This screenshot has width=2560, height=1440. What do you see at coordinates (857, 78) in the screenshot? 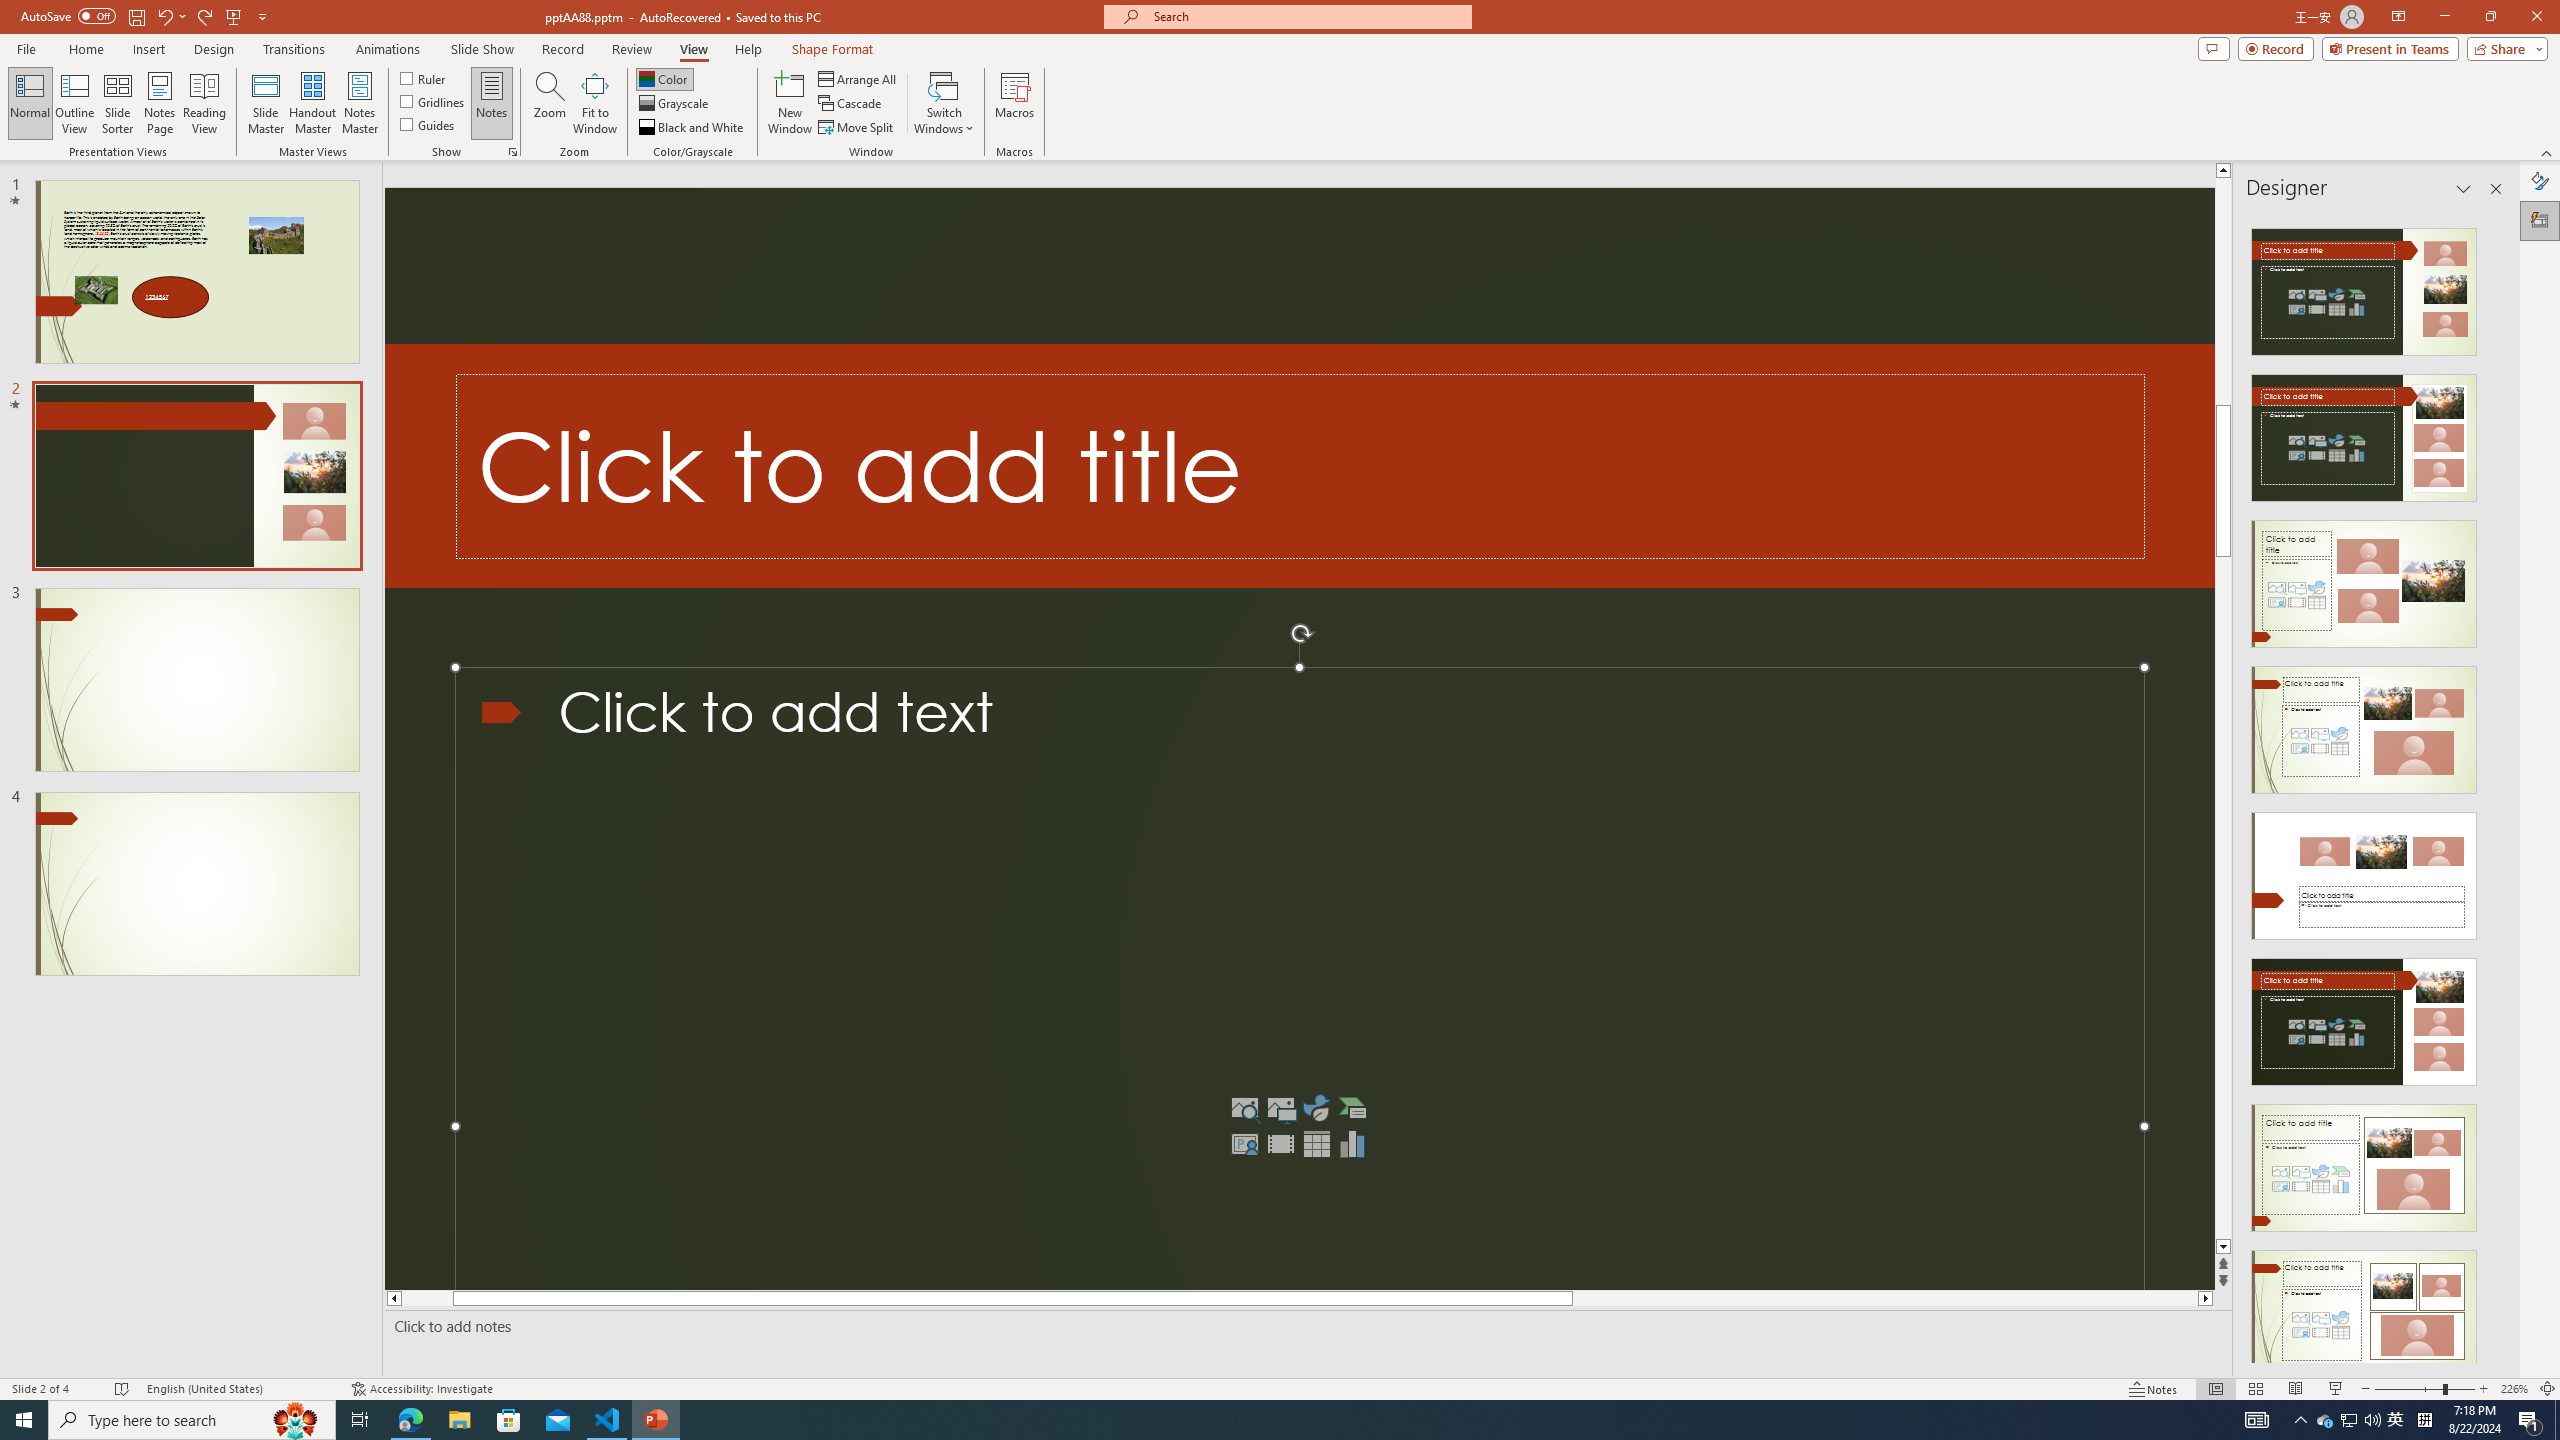
I see `'Arrange All'` at bounding box center [857, 78].